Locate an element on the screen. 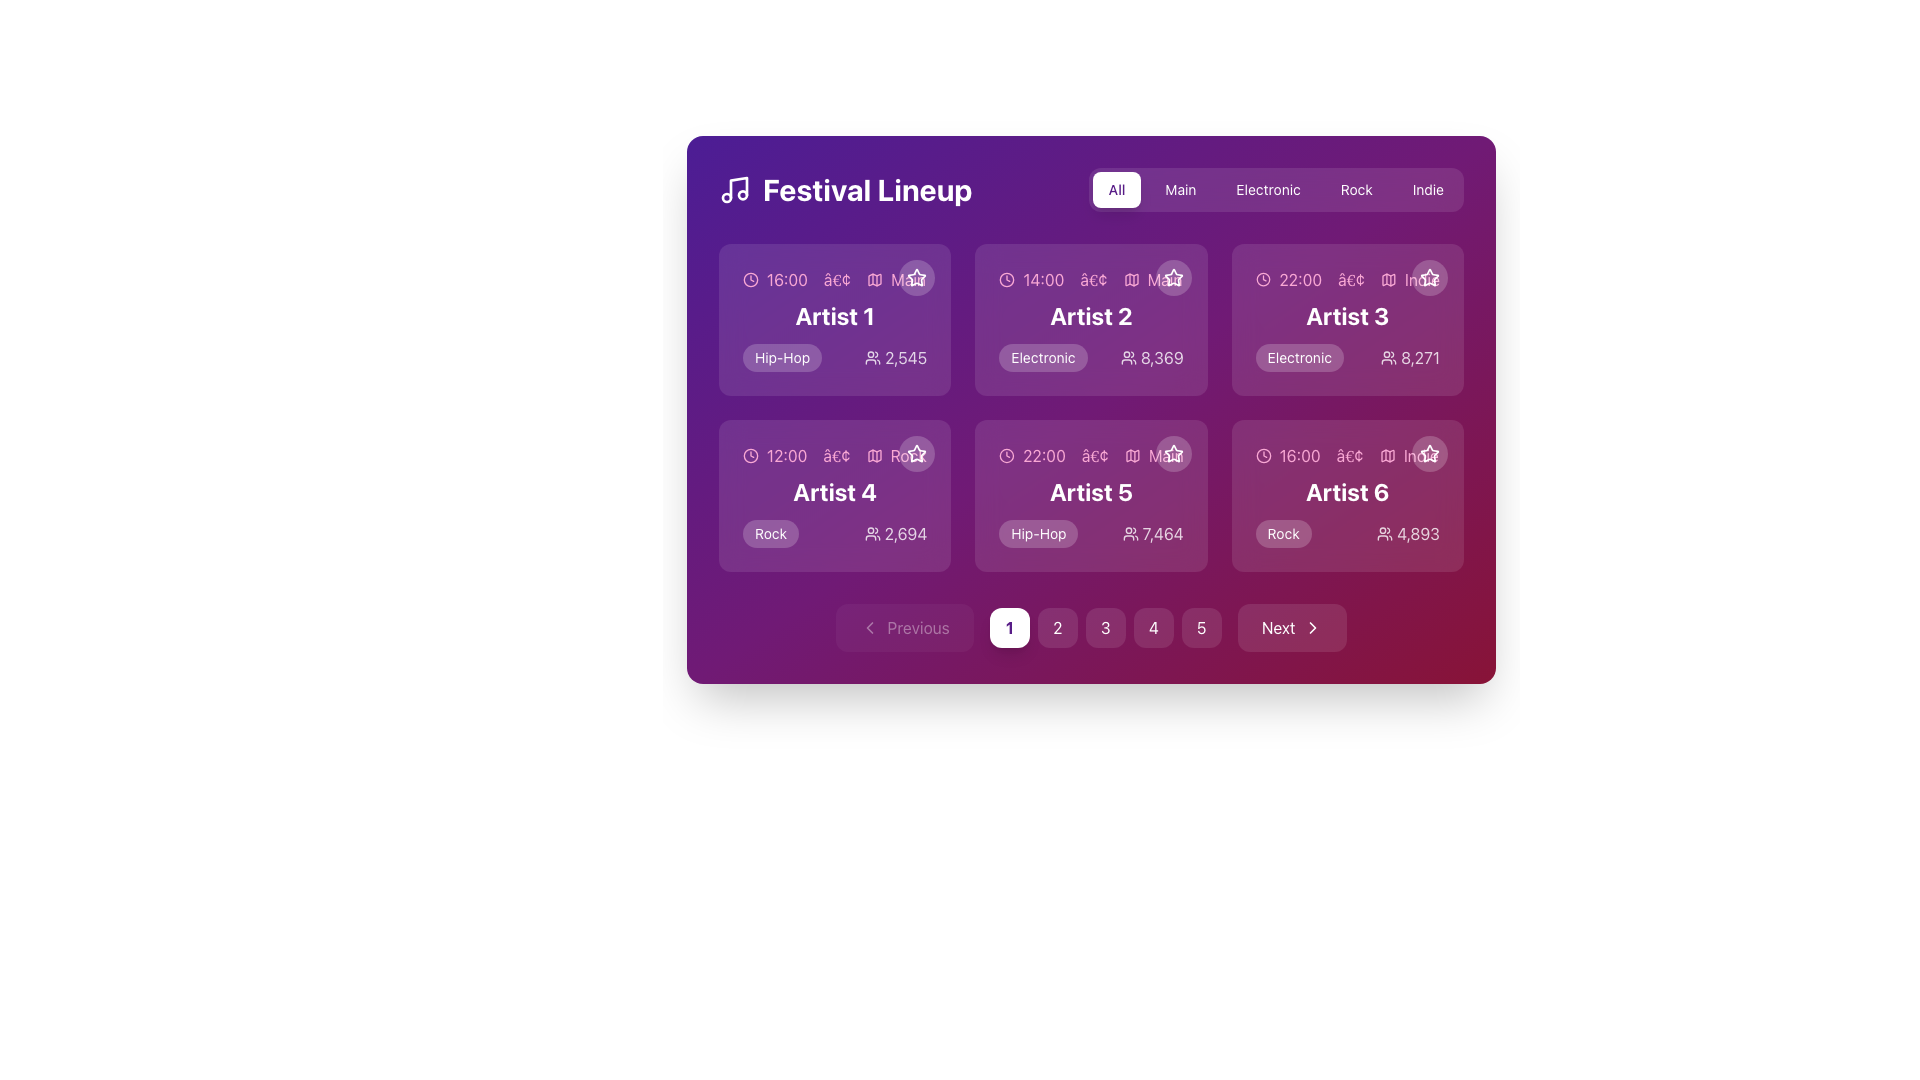 The height and width of the screenshot is (1080, 1920). the decorative icon located at the top-left corner of the card for 'Artist 1', which is positioned before the text '16:00' is located at coordinates (749, 280).